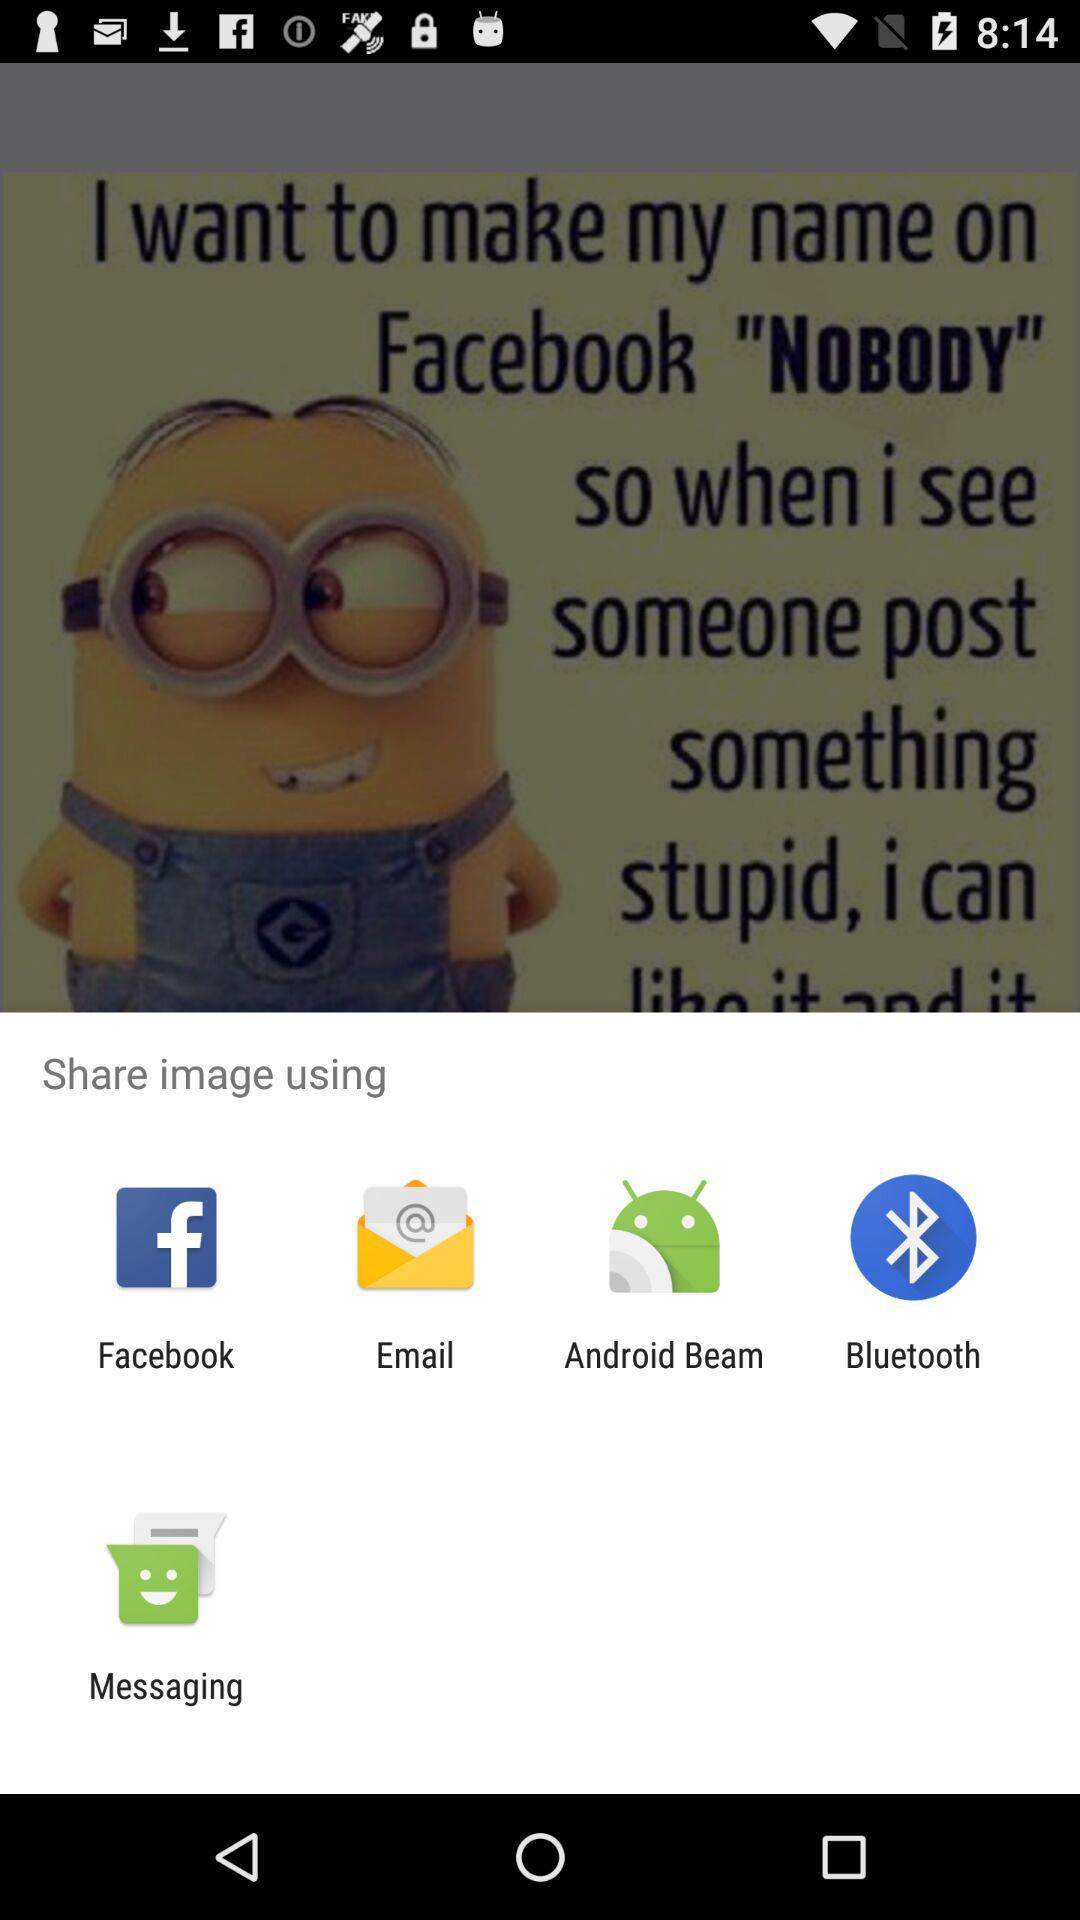 The height and width of the screenshot is (1920, 1080). Describe the element at coordinates (414, 1374) in the screenshot. I see `the icon to the right of the facebook` at that location.